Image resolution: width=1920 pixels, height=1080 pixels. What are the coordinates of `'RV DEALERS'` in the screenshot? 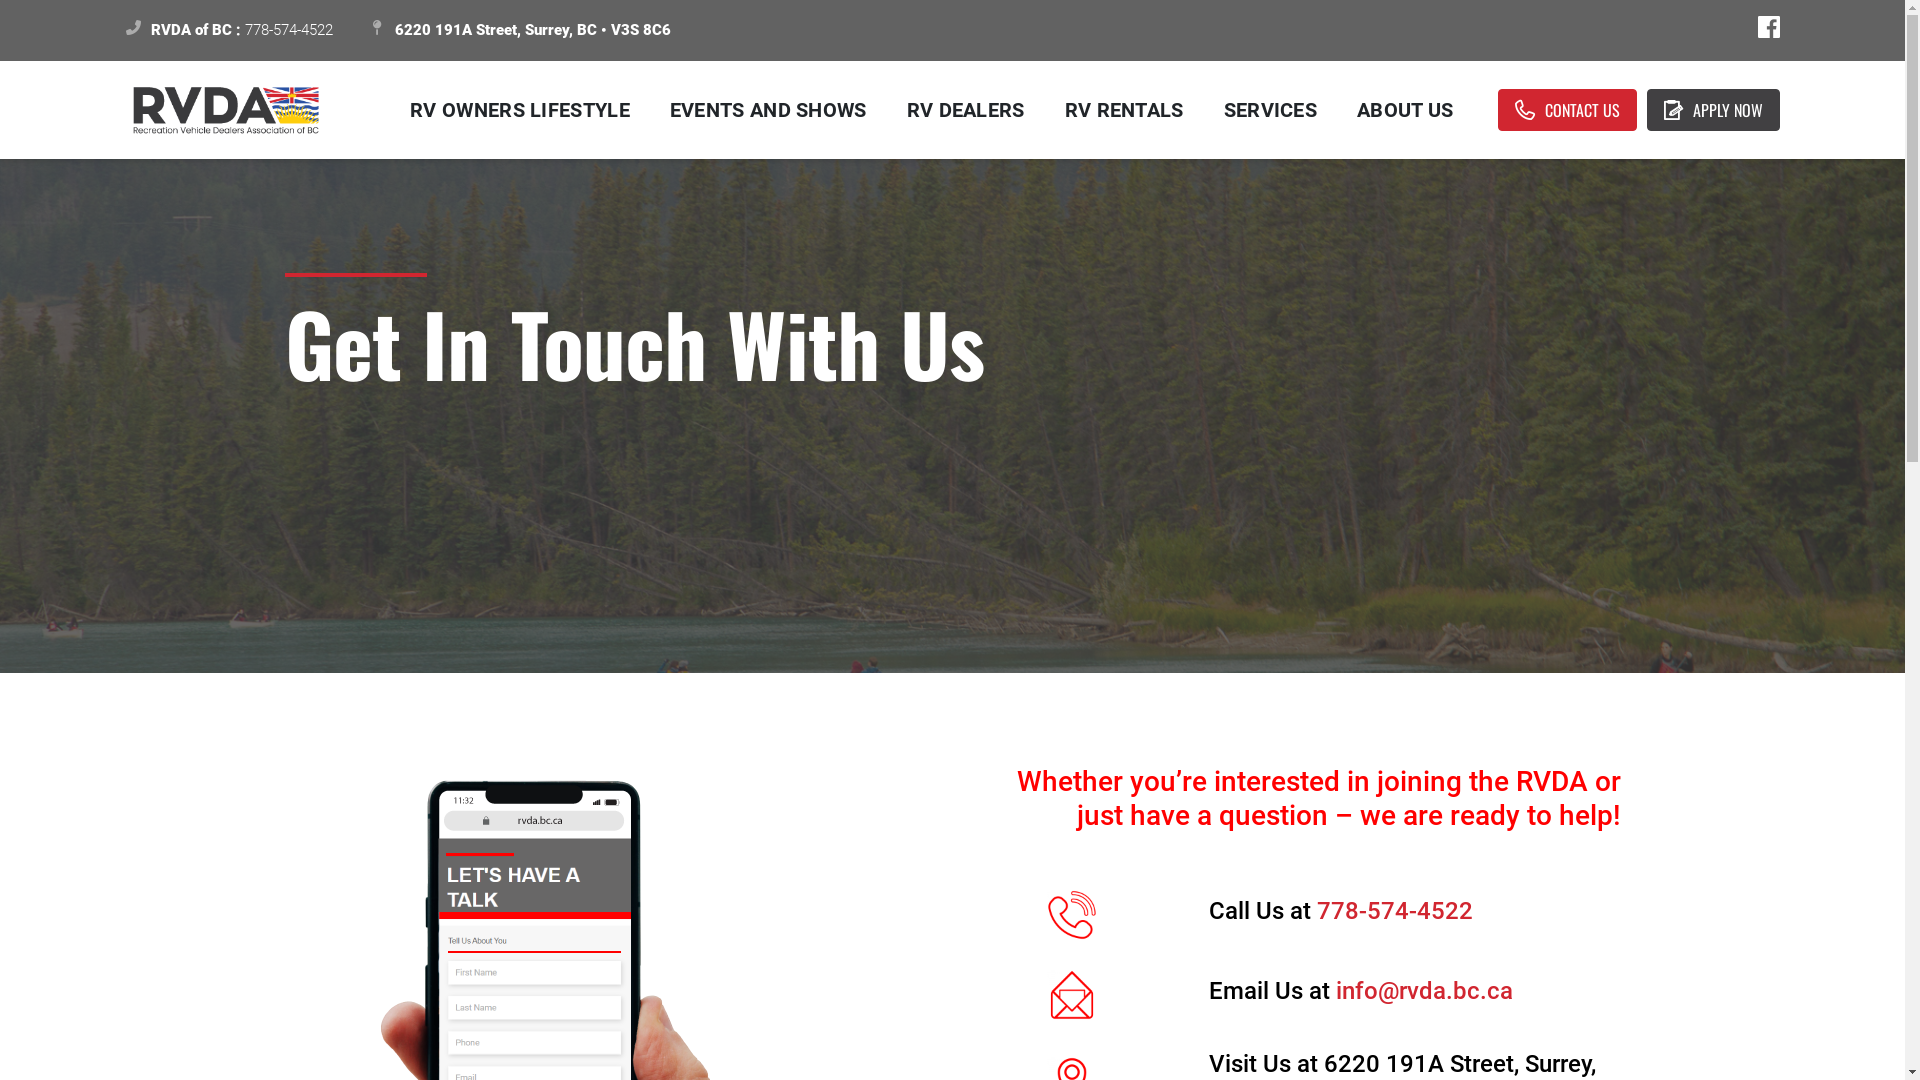 It's located at (965, 110).